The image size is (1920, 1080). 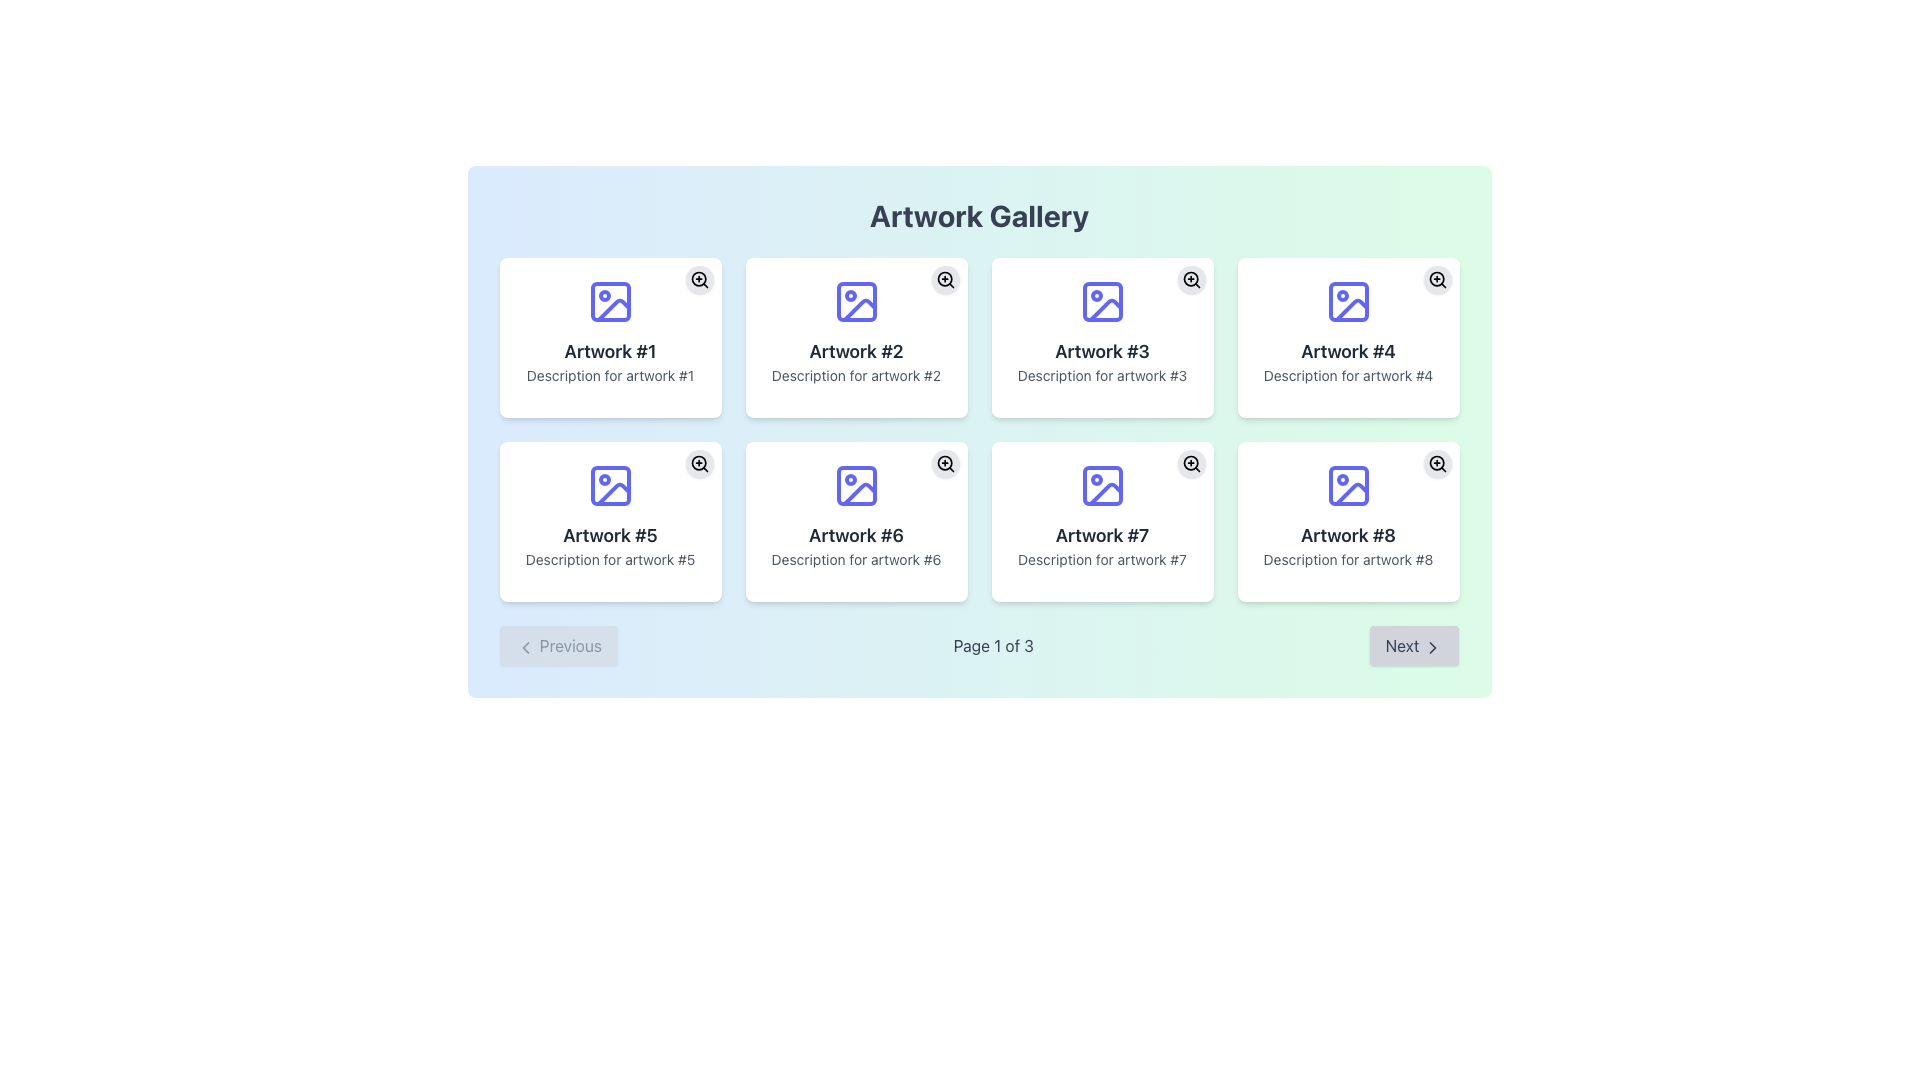 What do you see at coordinates (856, 535) in the screenshot?
I see `text from the bold heading labeled 'Artwork #6' located at the top-center of the sixth card in the grid layout` at bounding box center [856, 535].